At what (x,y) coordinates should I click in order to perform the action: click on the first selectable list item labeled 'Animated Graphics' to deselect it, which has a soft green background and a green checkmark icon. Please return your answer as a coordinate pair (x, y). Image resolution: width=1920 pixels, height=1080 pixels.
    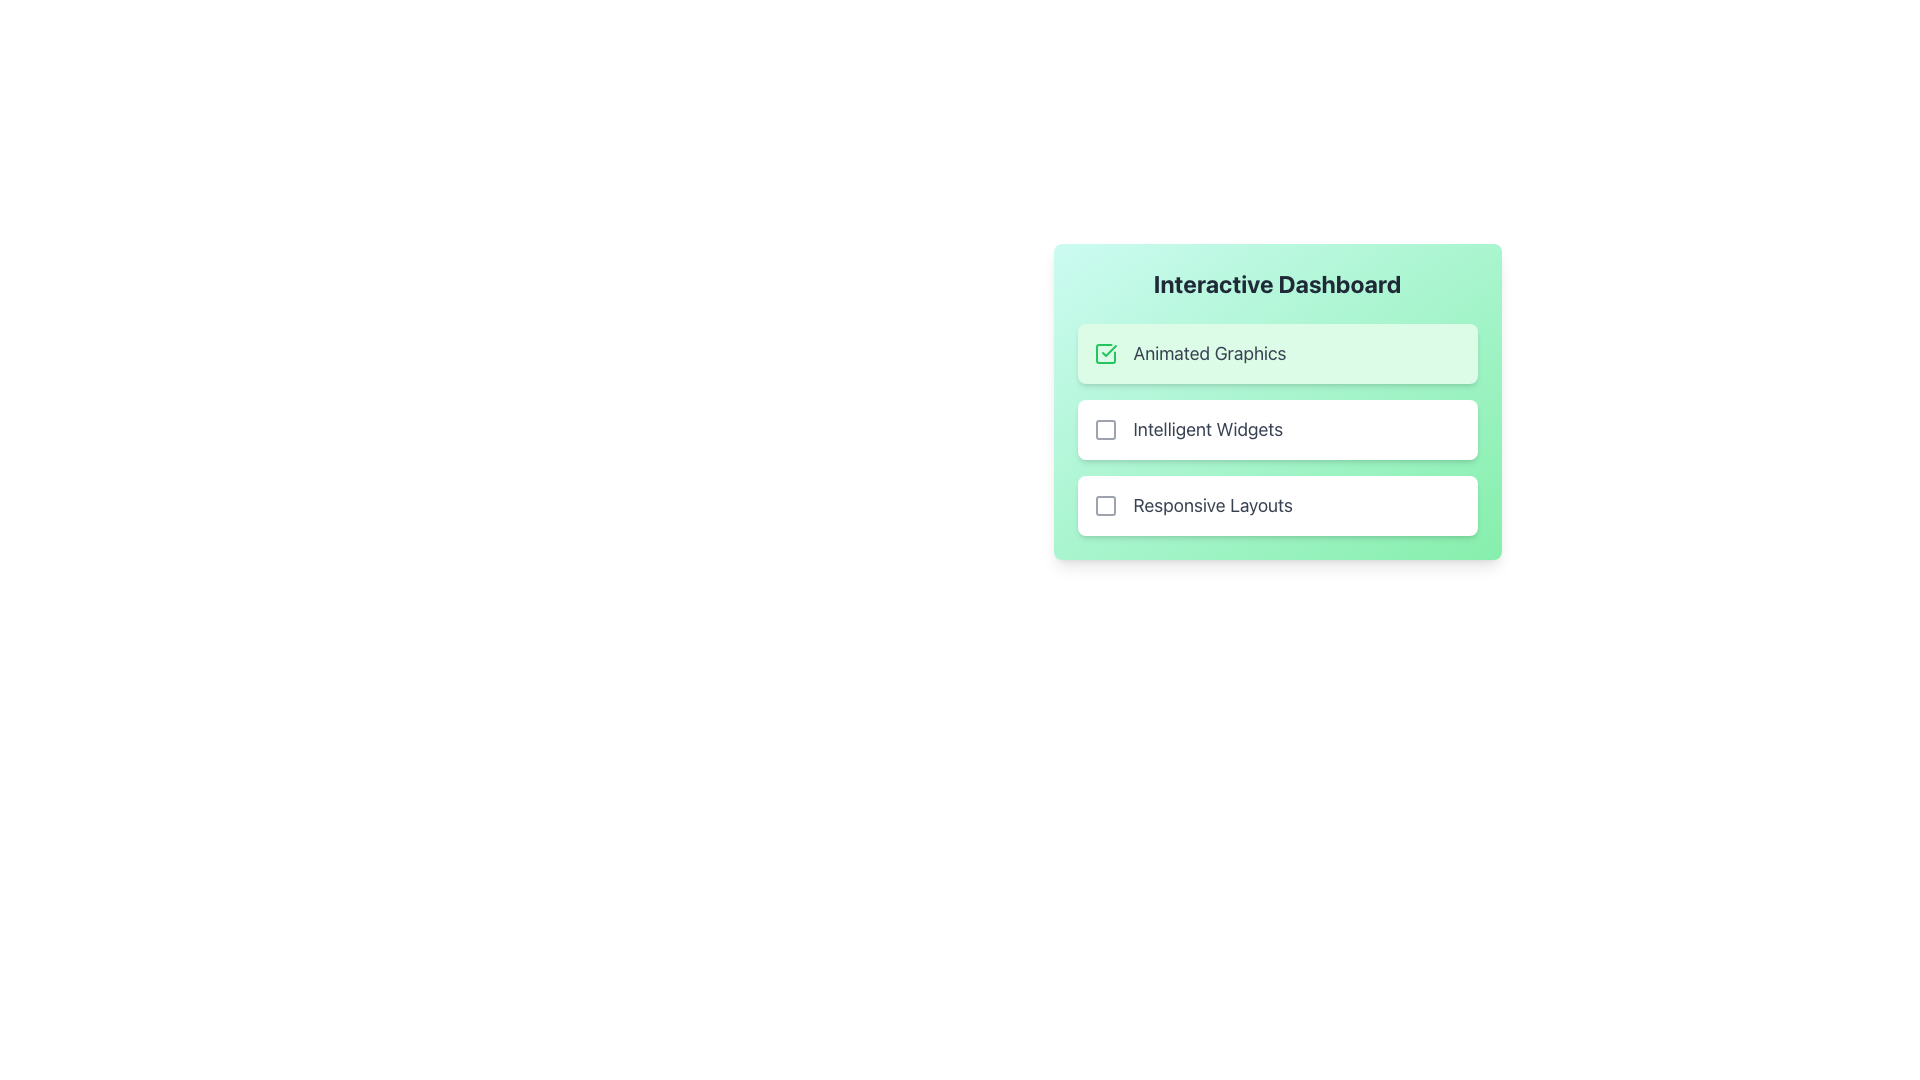
    Looking at the image, I should click on (1276, 353).